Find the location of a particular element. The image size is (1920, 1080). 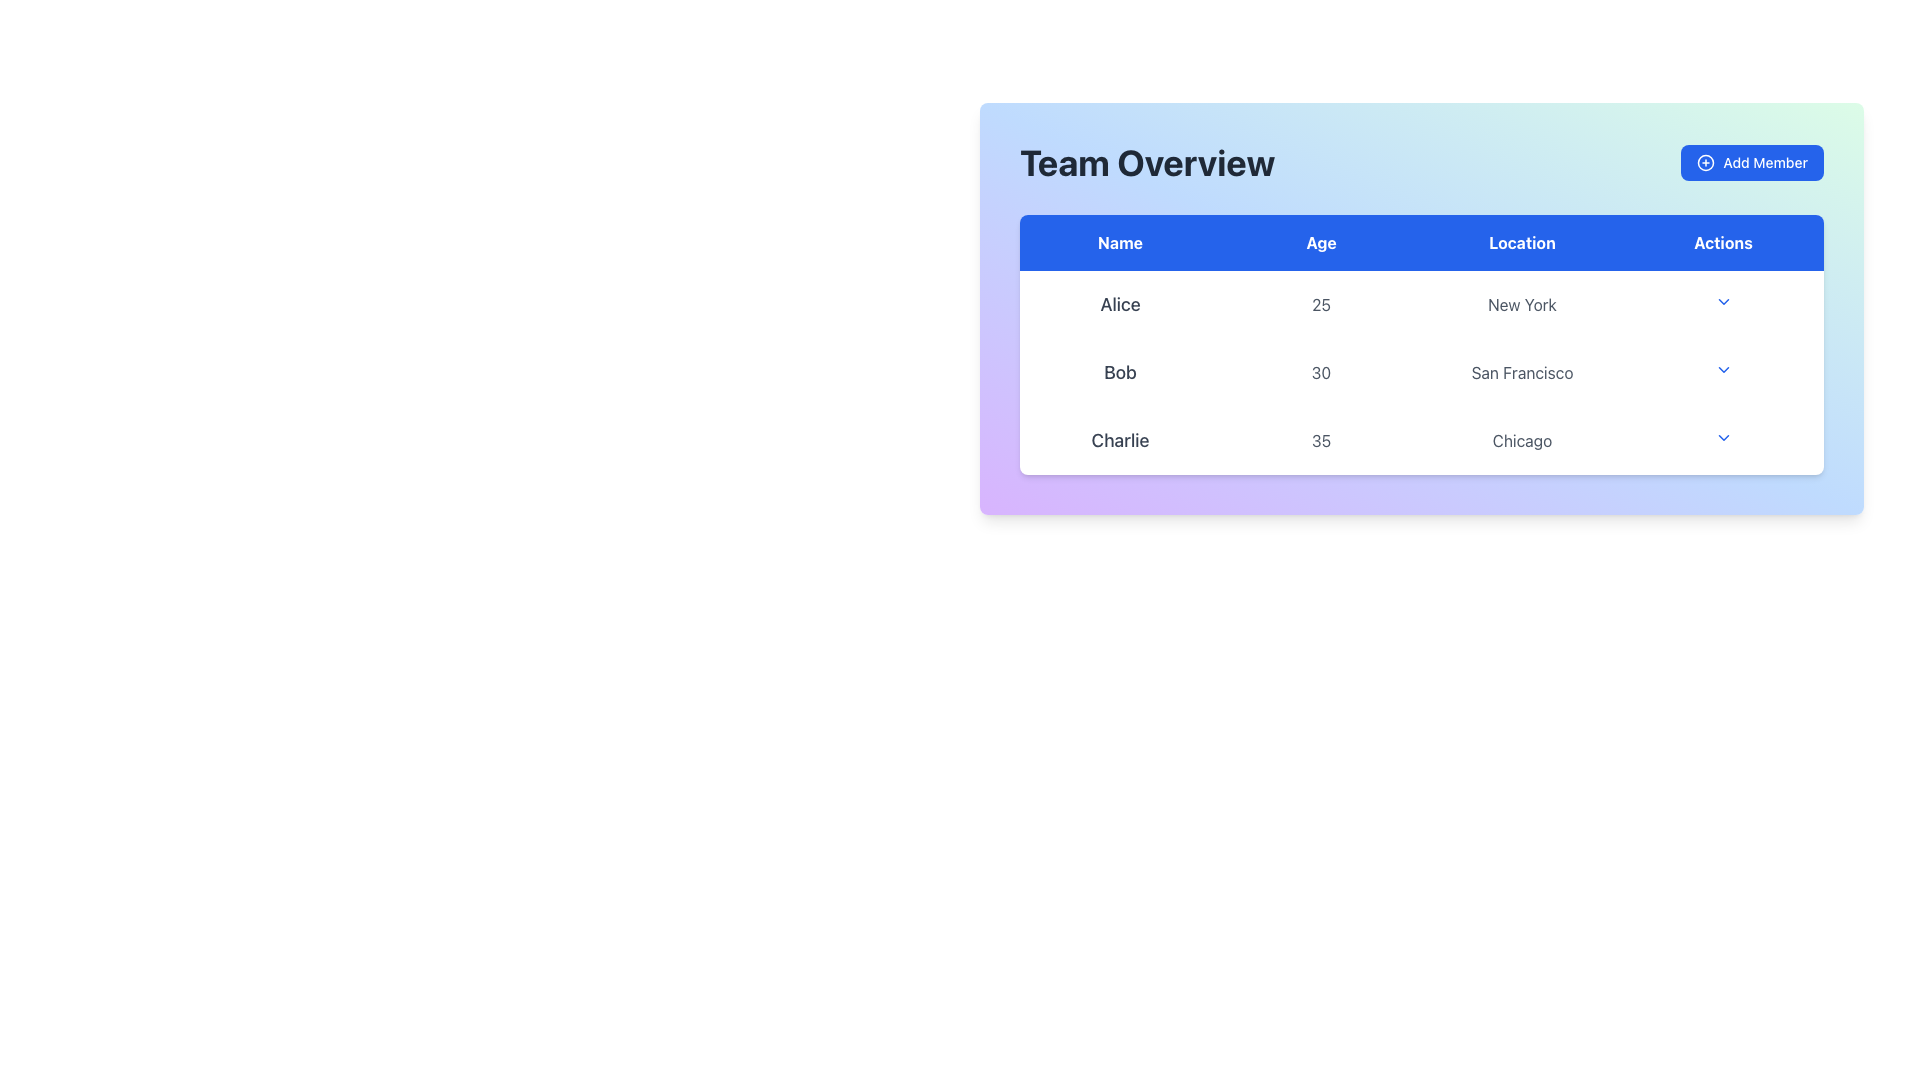

the static text label 'Bob' in the second row of the table under the 'Name' column is located at coordinates (1120, 373).